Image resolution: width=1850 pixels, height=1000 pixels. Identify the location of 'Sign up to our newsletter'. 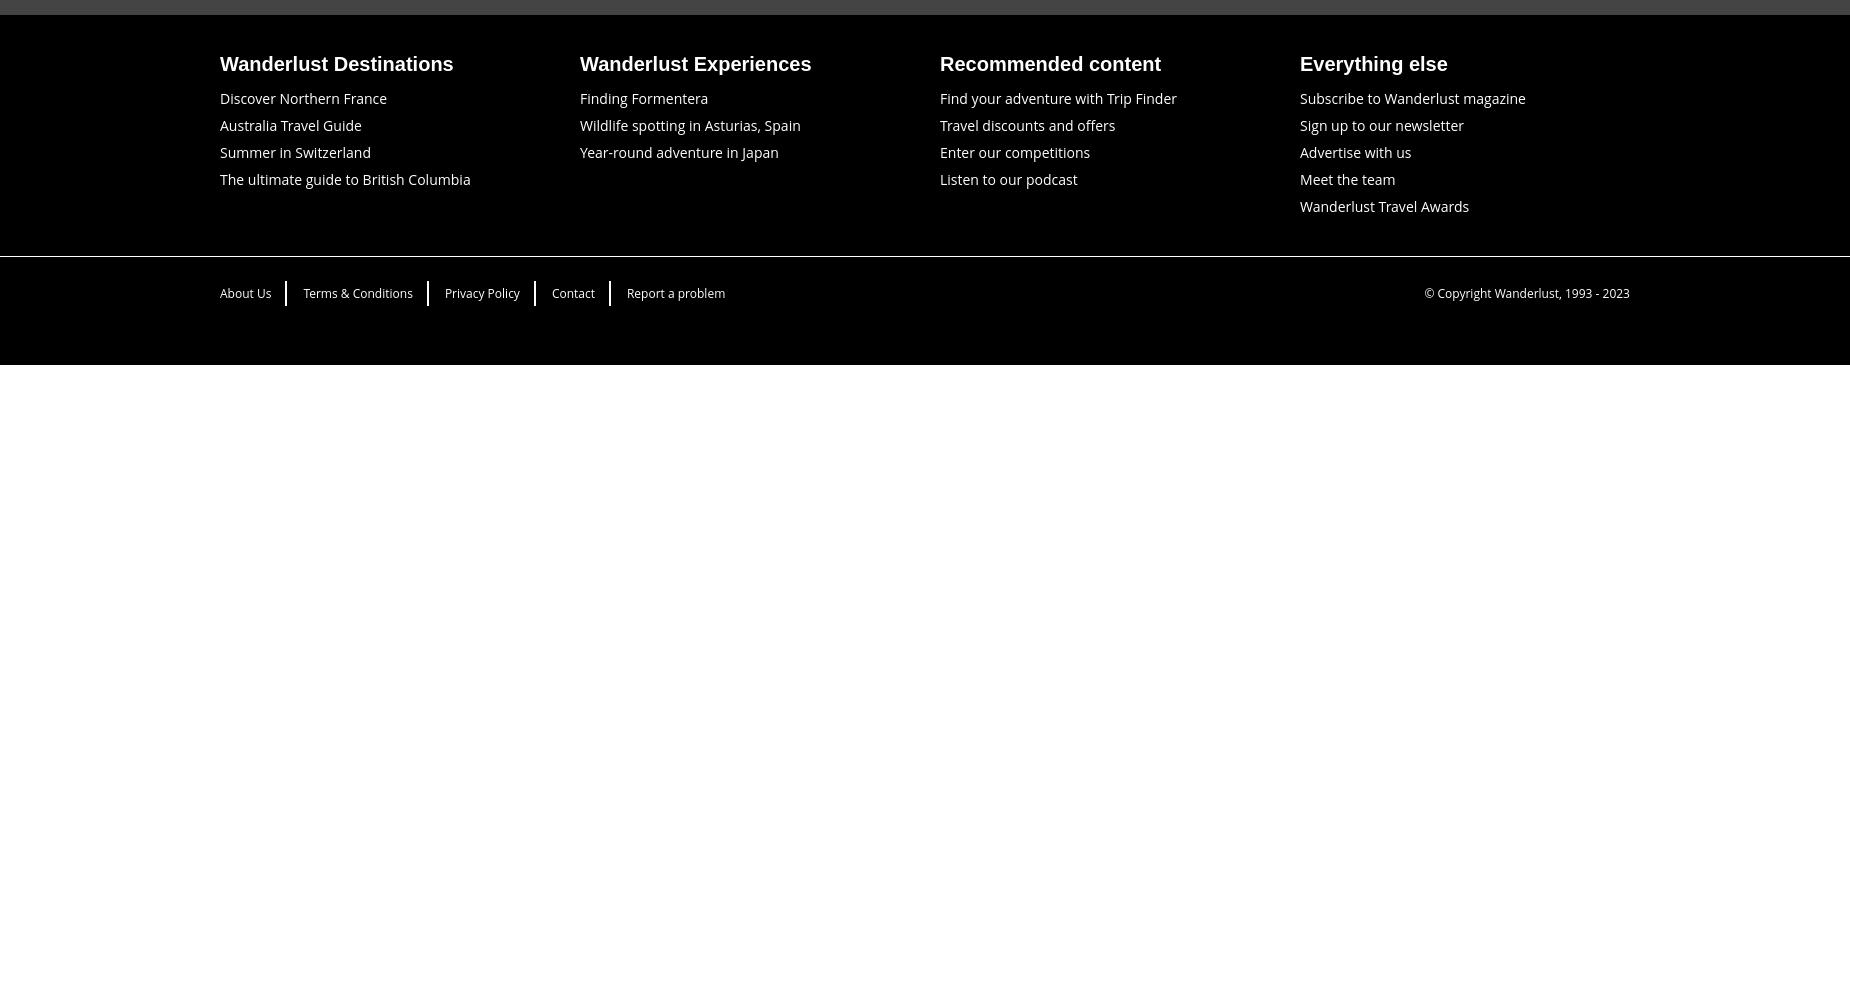
(1380, 123).